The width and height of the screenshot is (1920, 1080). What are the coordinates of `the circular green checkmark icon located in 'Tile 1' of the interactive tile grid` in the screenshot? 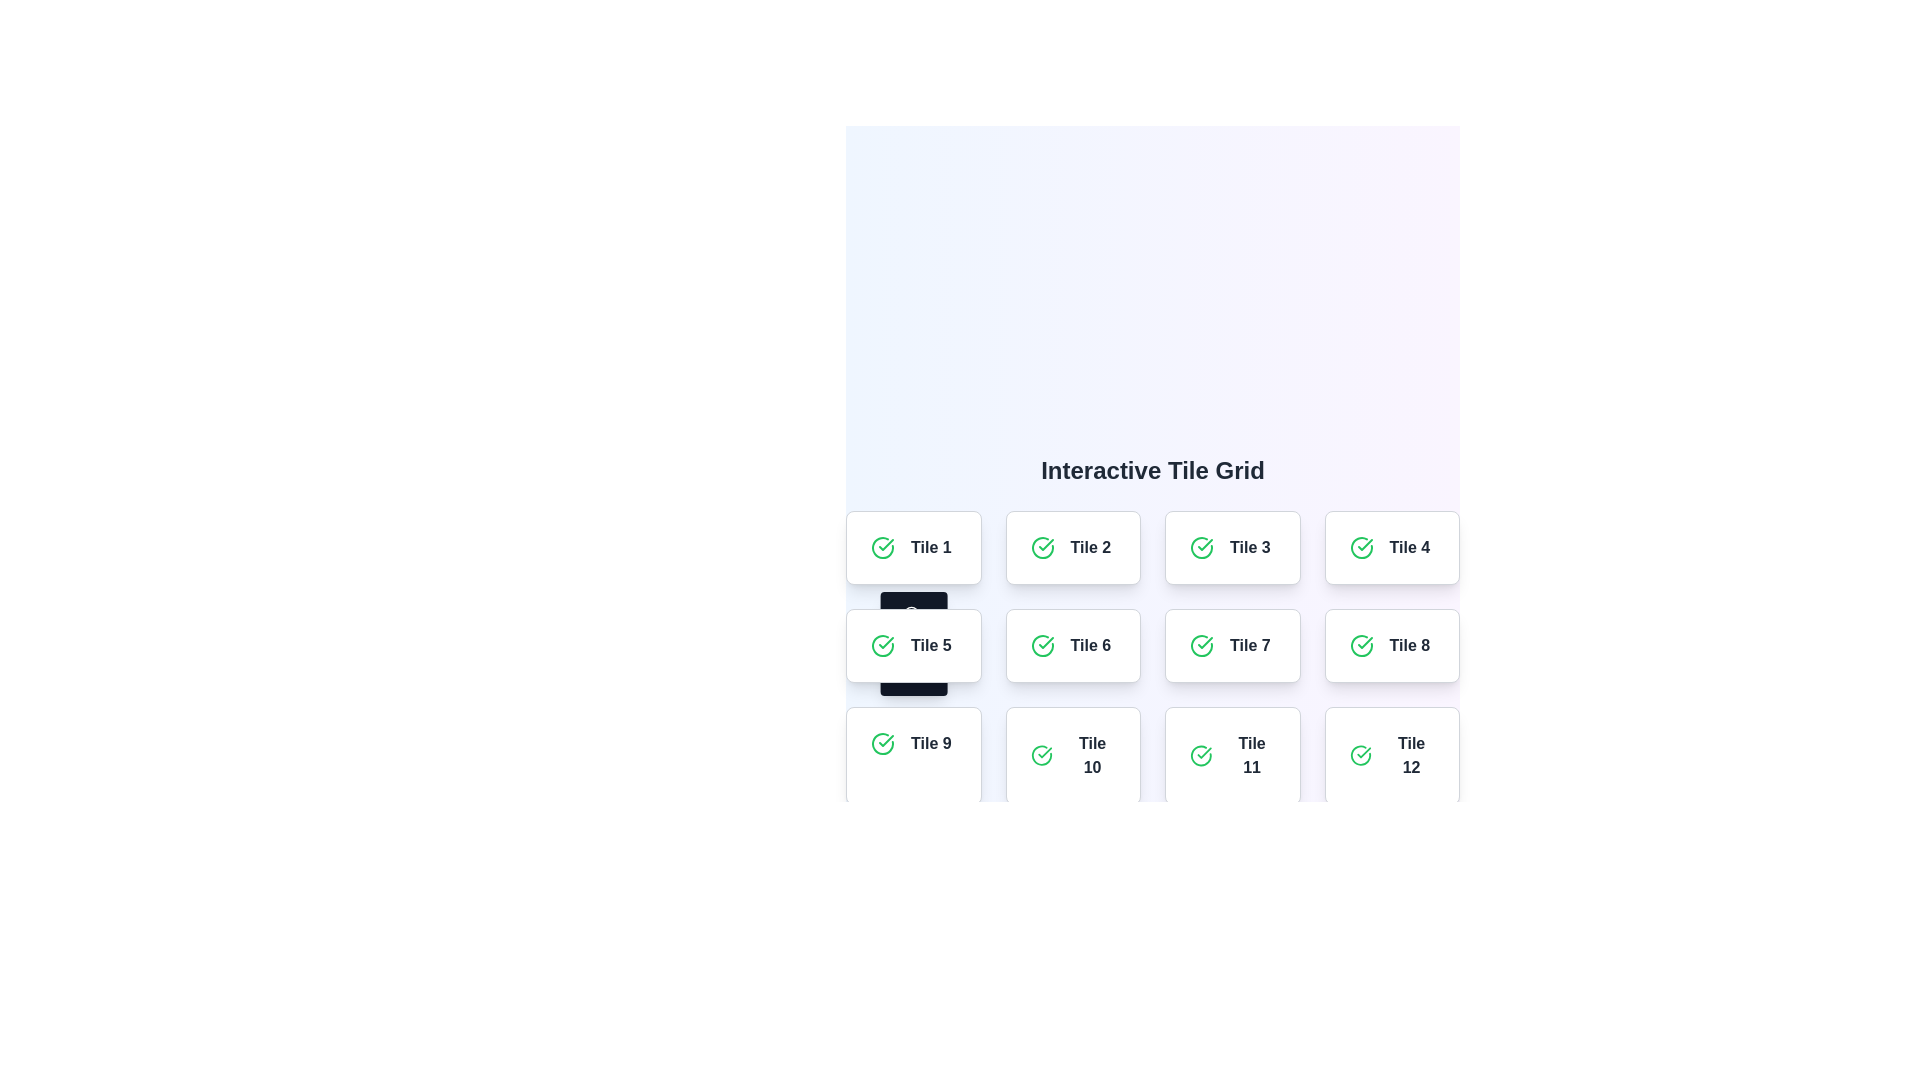 It's located at (882, 547).